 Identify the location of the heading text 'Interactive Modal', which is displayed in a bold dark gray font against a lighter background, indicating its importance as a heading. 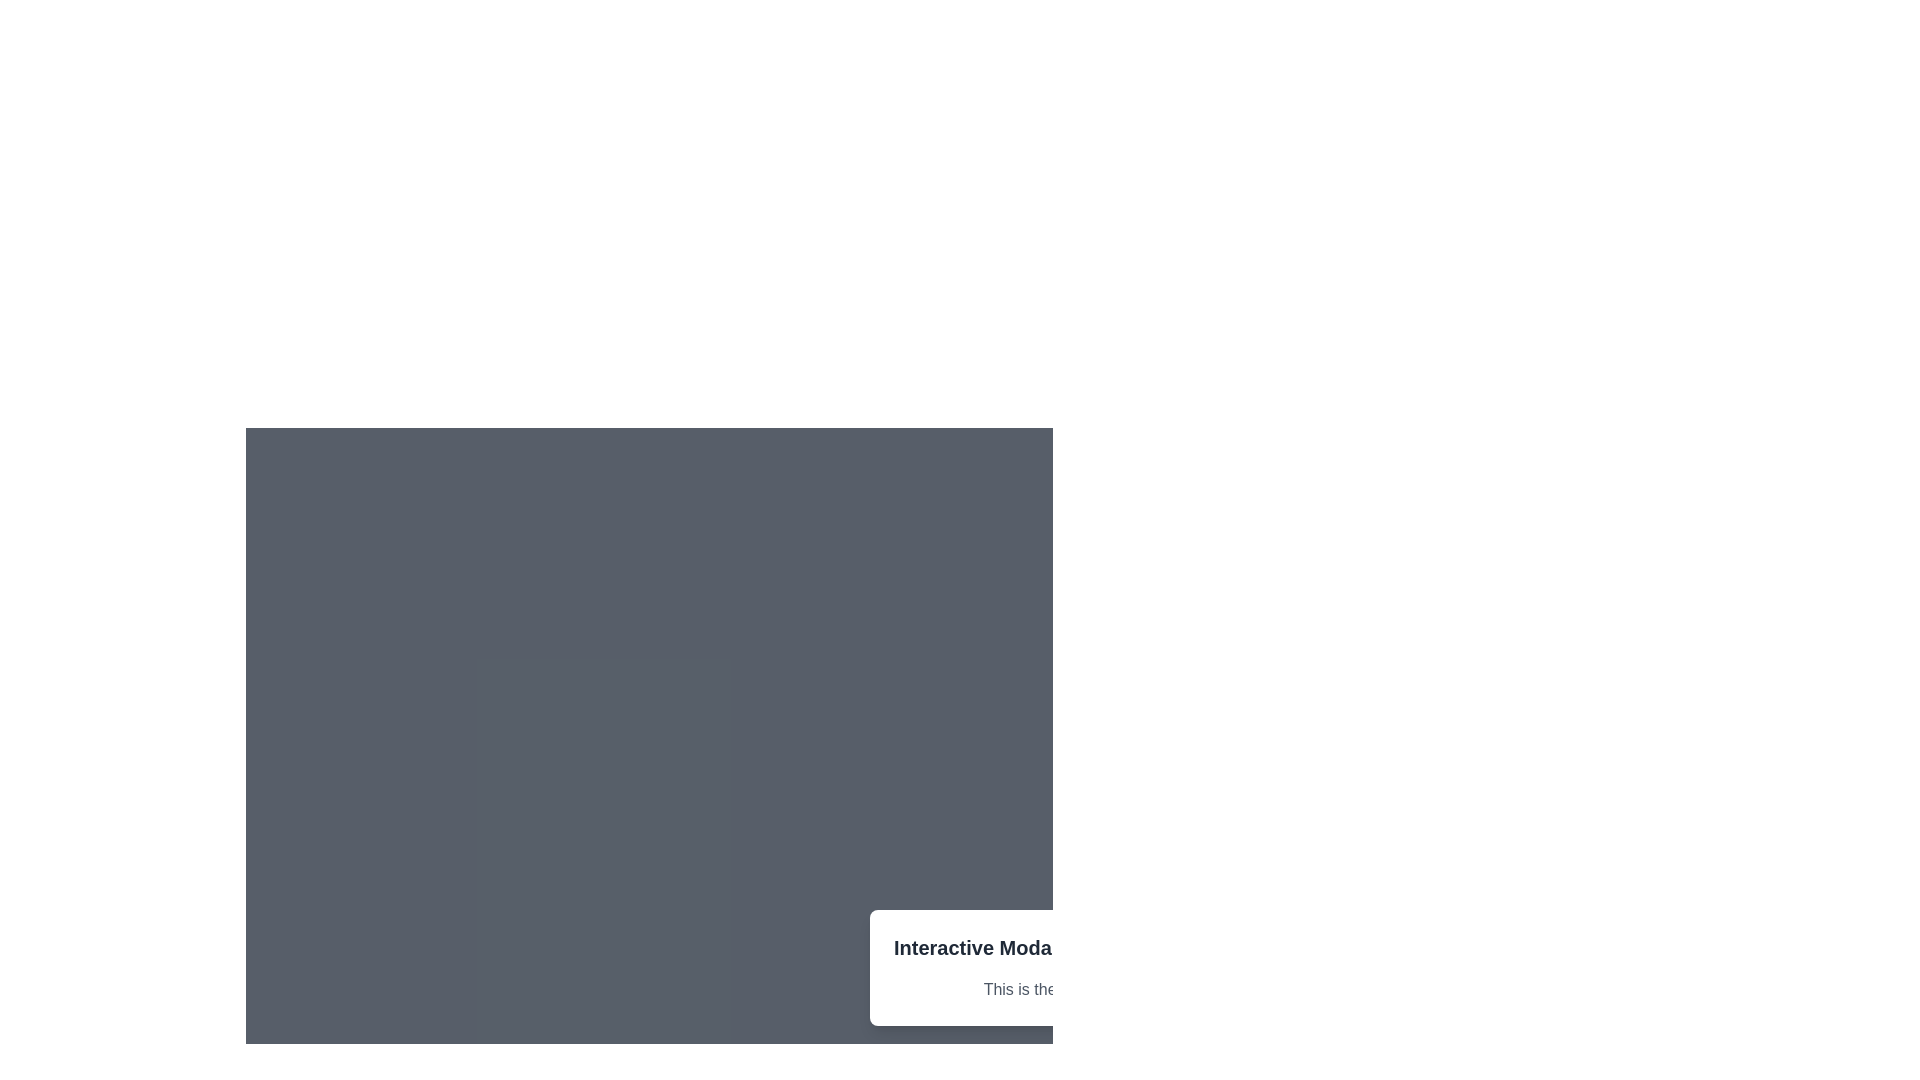
(975, 947).